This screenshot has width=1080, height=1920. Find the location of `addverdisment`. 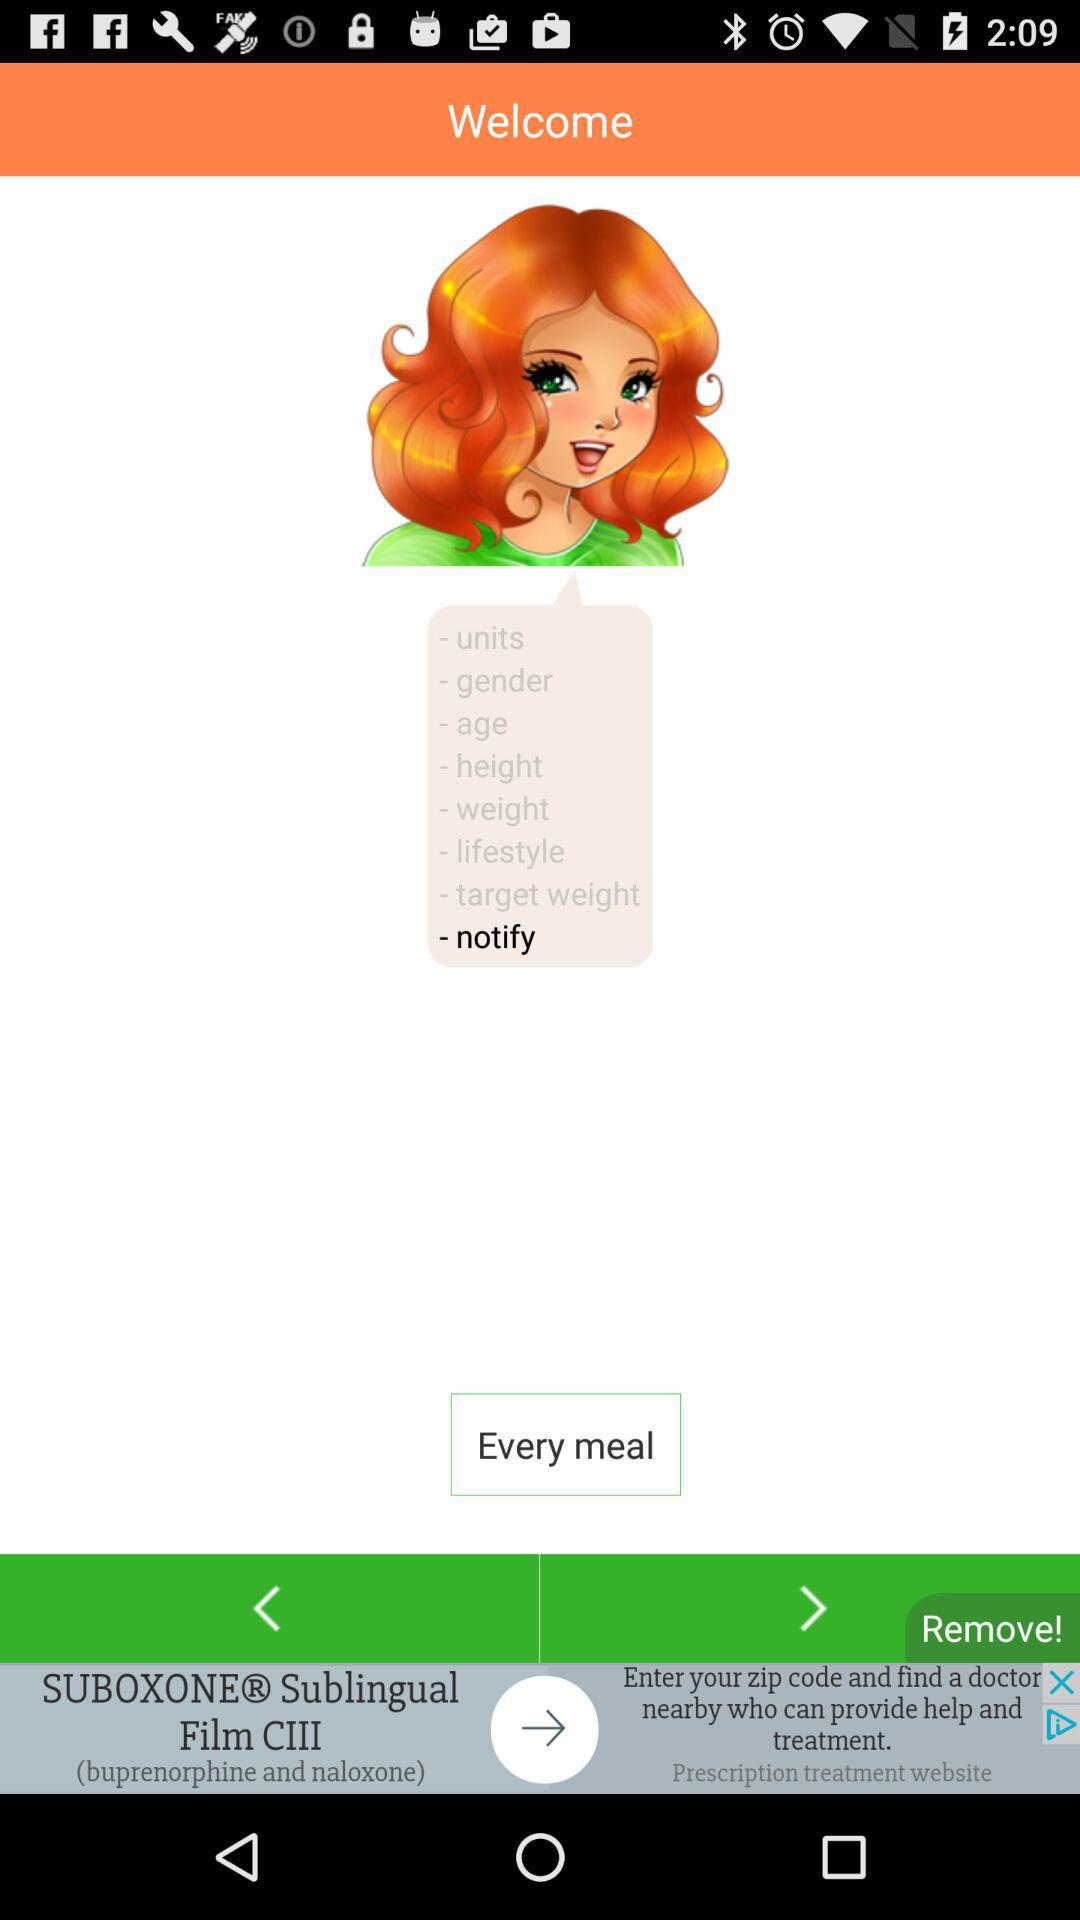

addverdisment is located at coordinates (540, 1727).